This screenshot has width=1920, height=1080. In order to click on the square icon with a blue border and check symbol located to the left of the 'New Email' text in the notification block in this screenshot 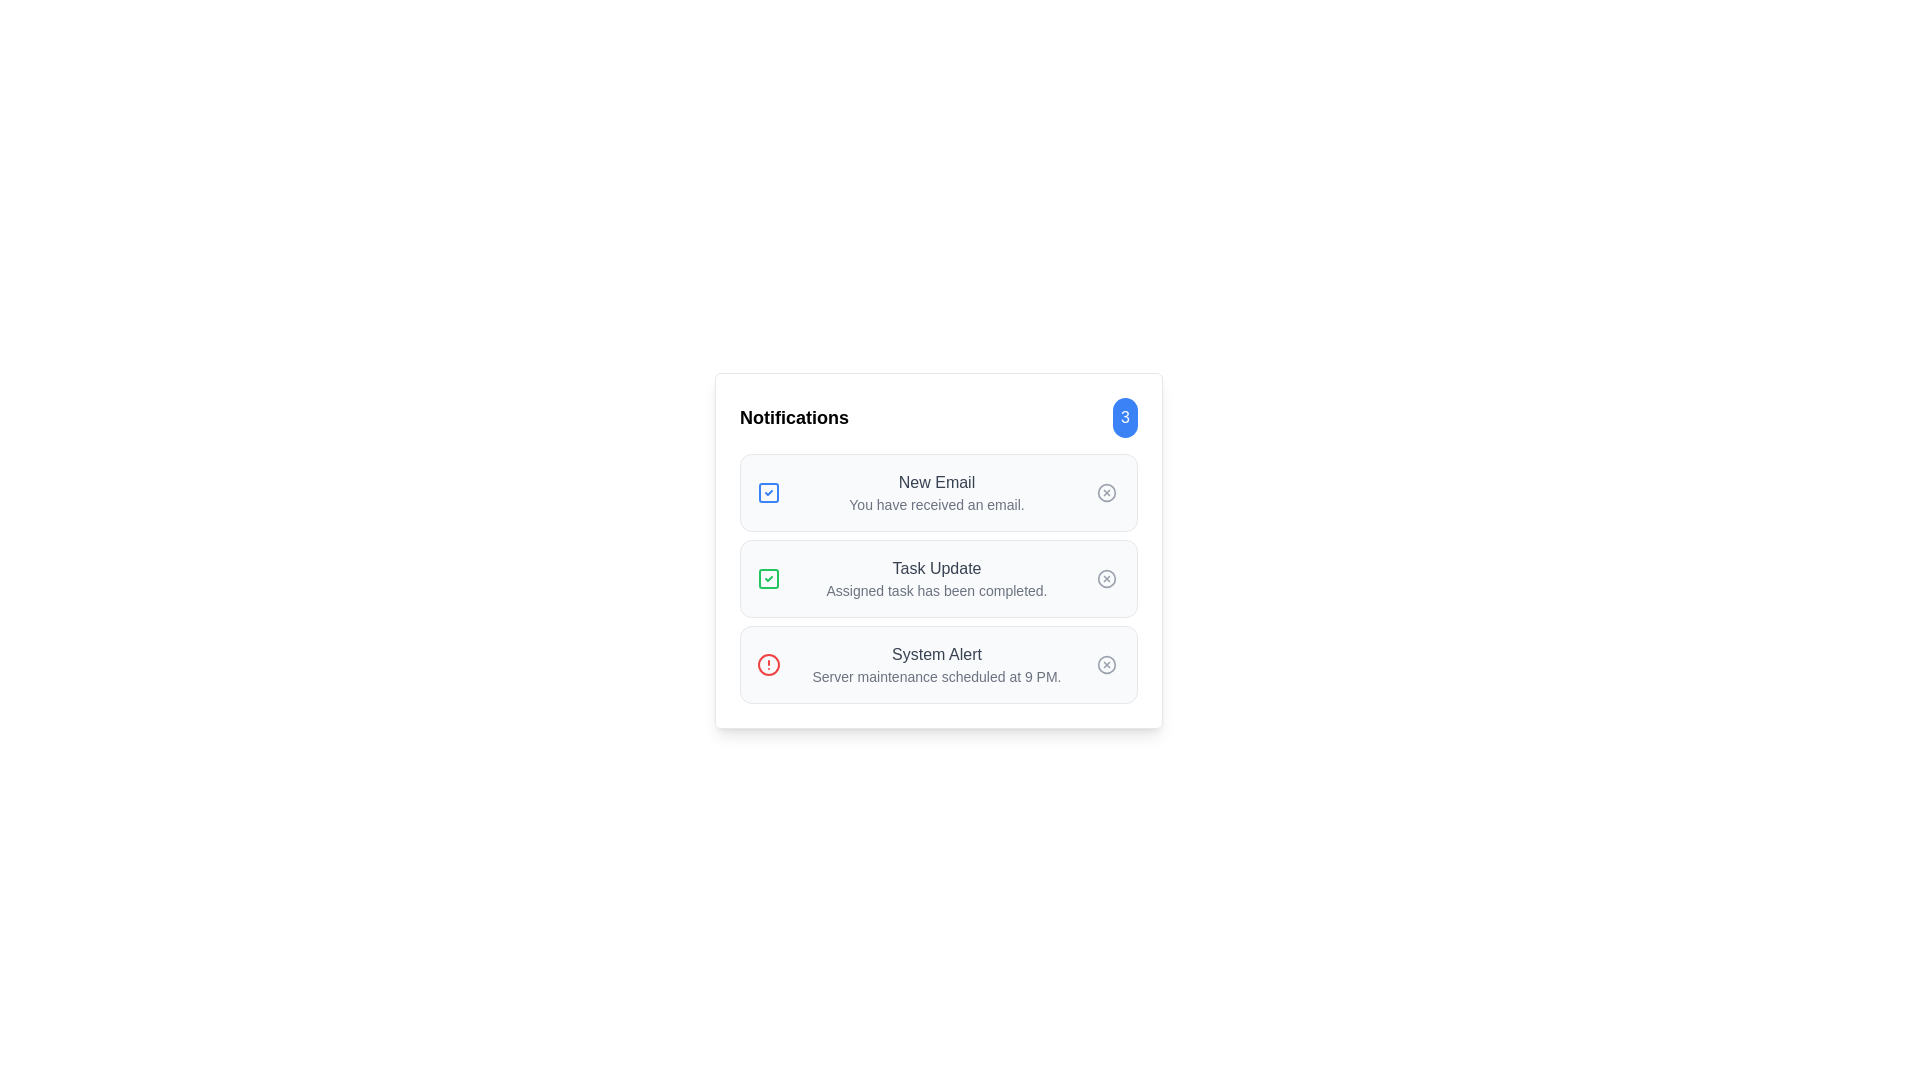, I will do `click(767, 493)`.